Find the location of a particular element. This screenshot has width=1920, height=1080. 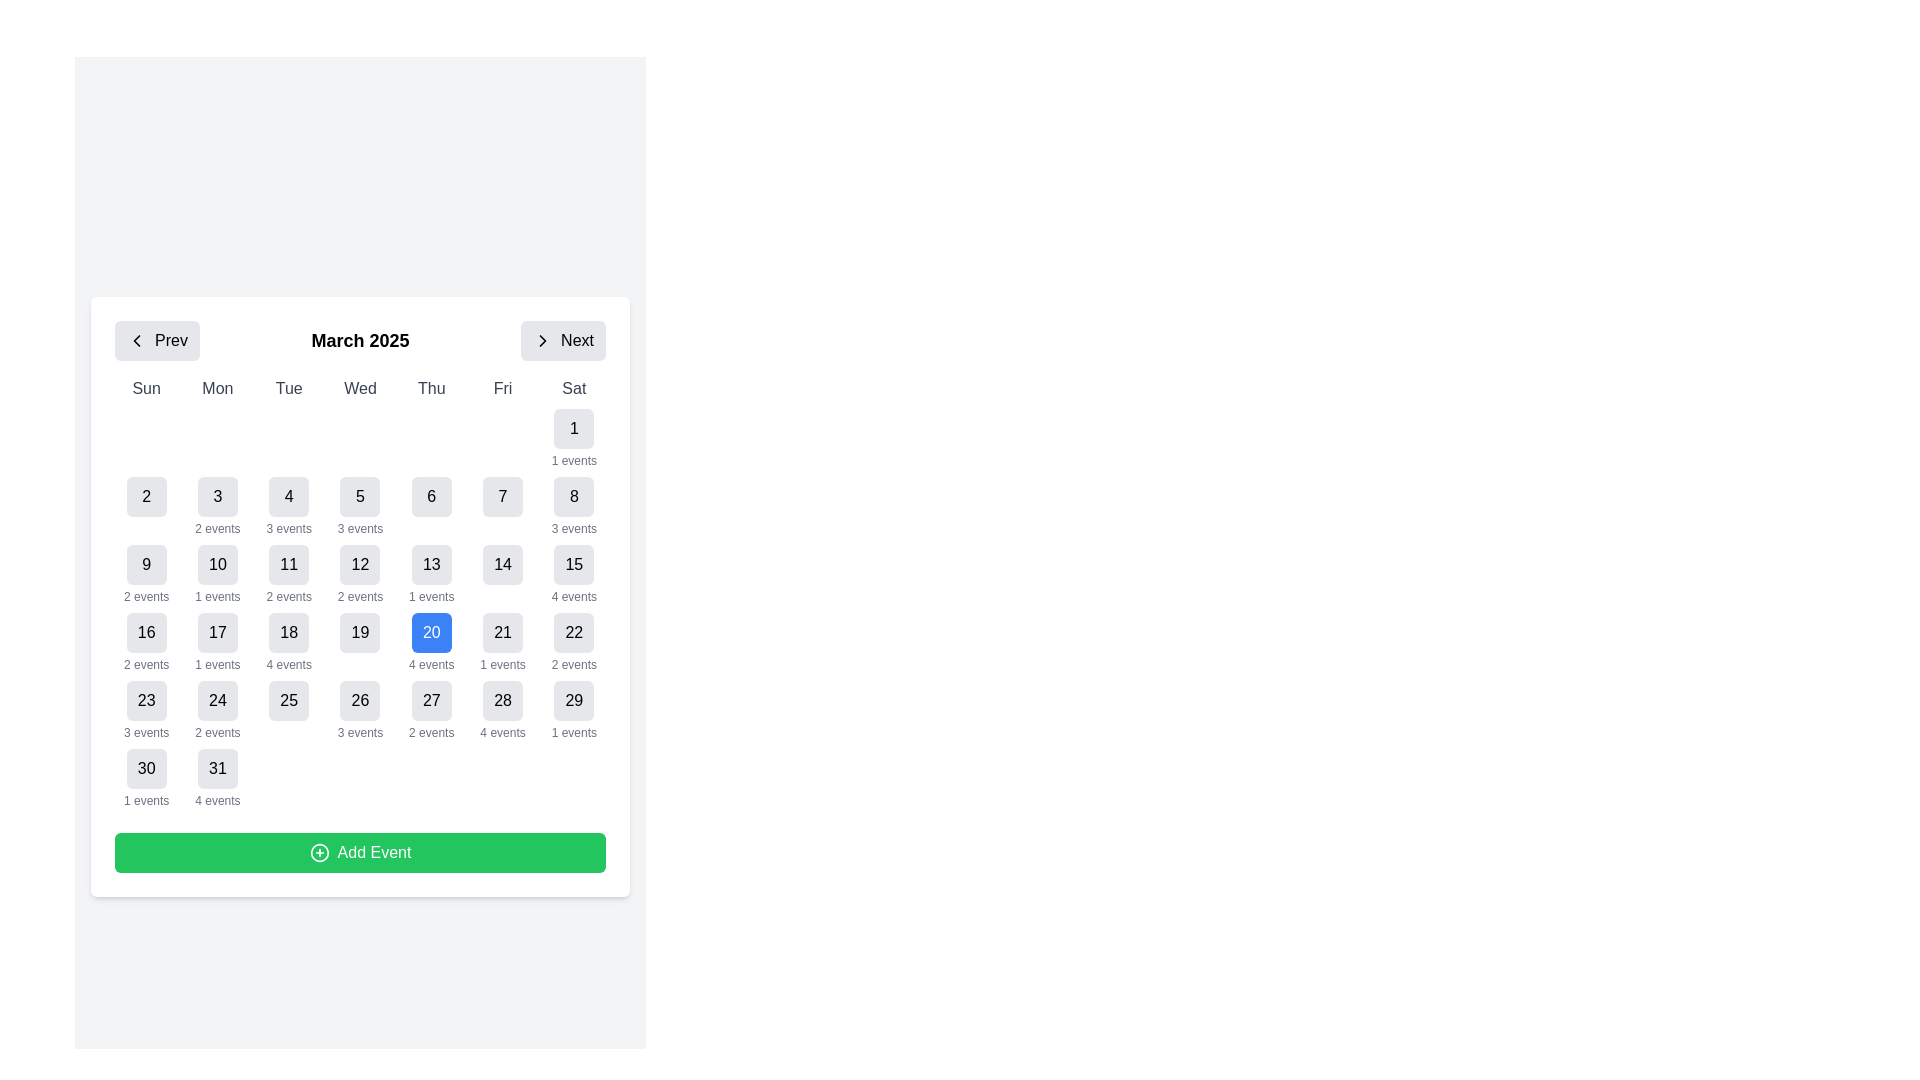

the Calendar Date Item representing the 26th day of the week in the 4th column and 6th row of the calendar for March 2025 is located at coordinates (360, 709).